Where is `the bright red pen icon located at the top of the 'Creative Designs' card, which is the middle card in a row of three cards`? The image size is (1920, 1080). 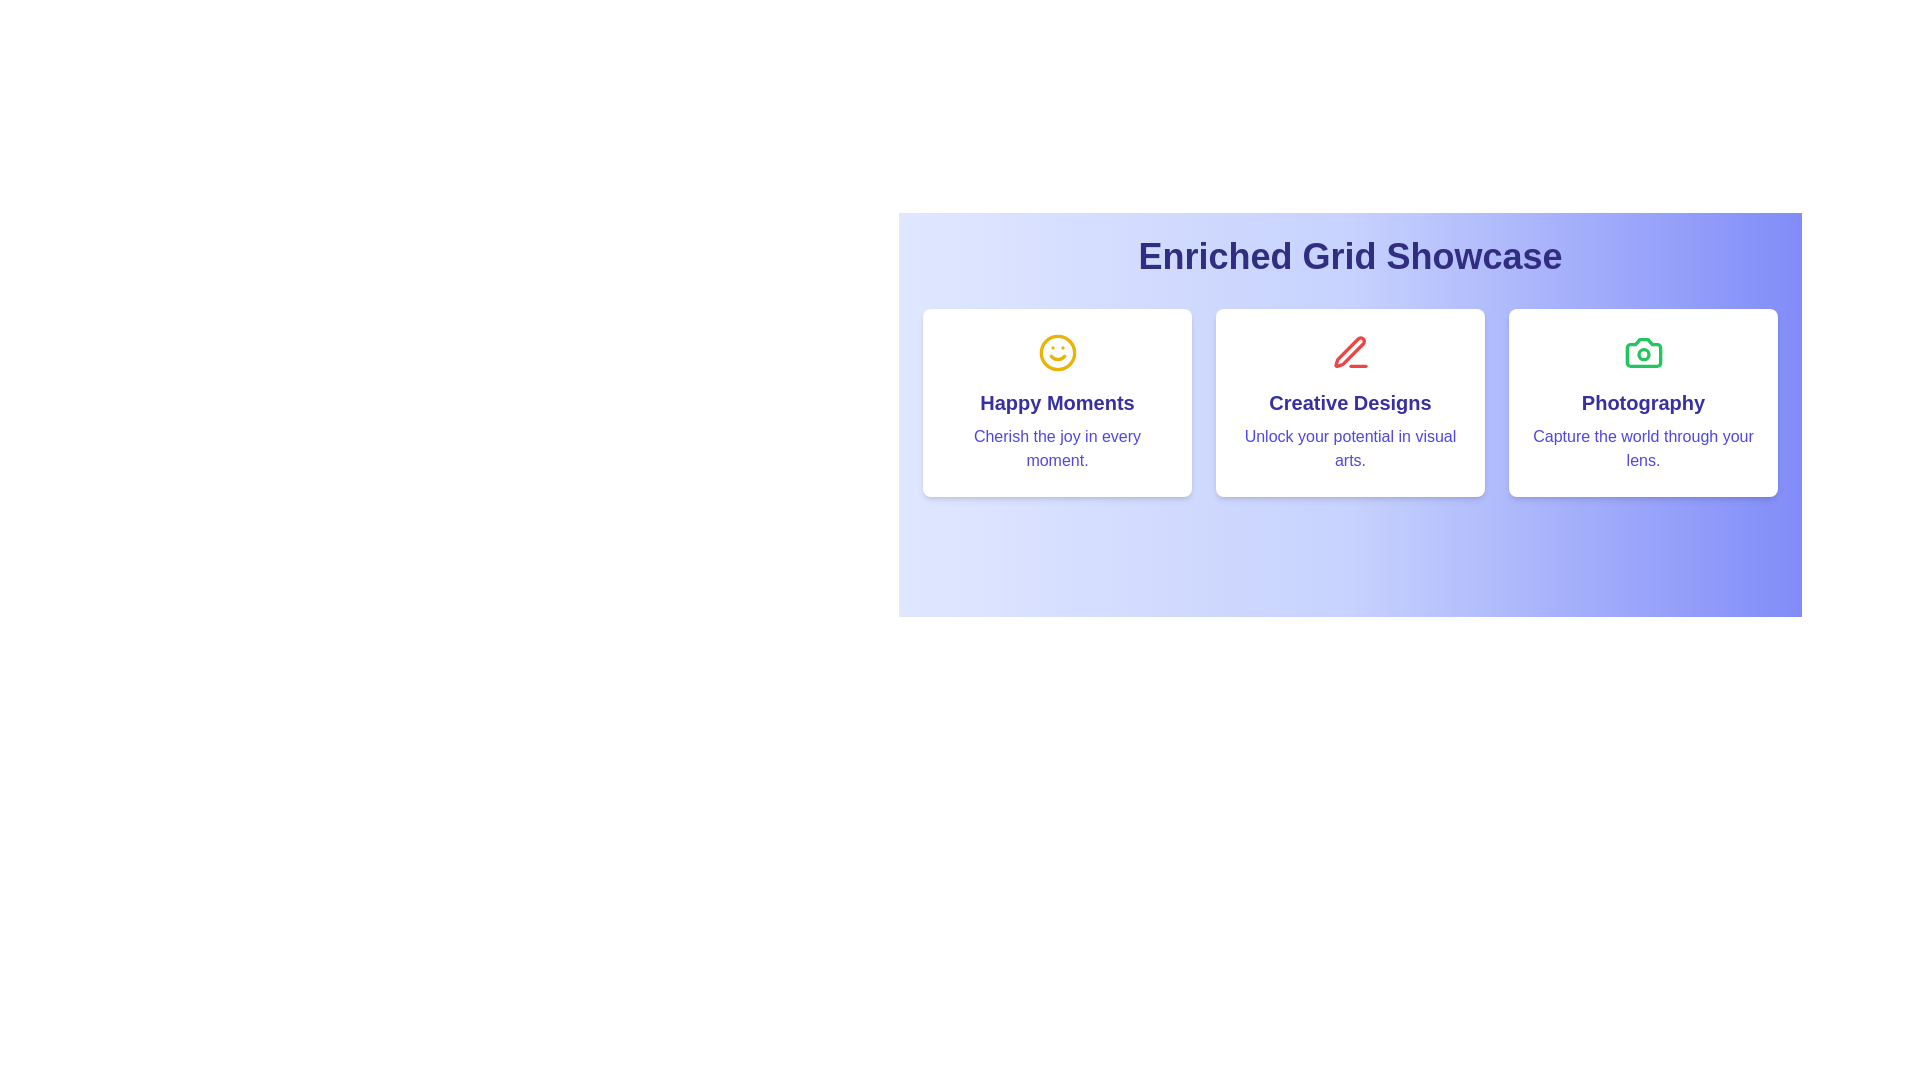
the bright red pen icon located at the top of the 'Creative Designs' card, which is the middle card in a row of three cards is located at coordinates (1350, 352).